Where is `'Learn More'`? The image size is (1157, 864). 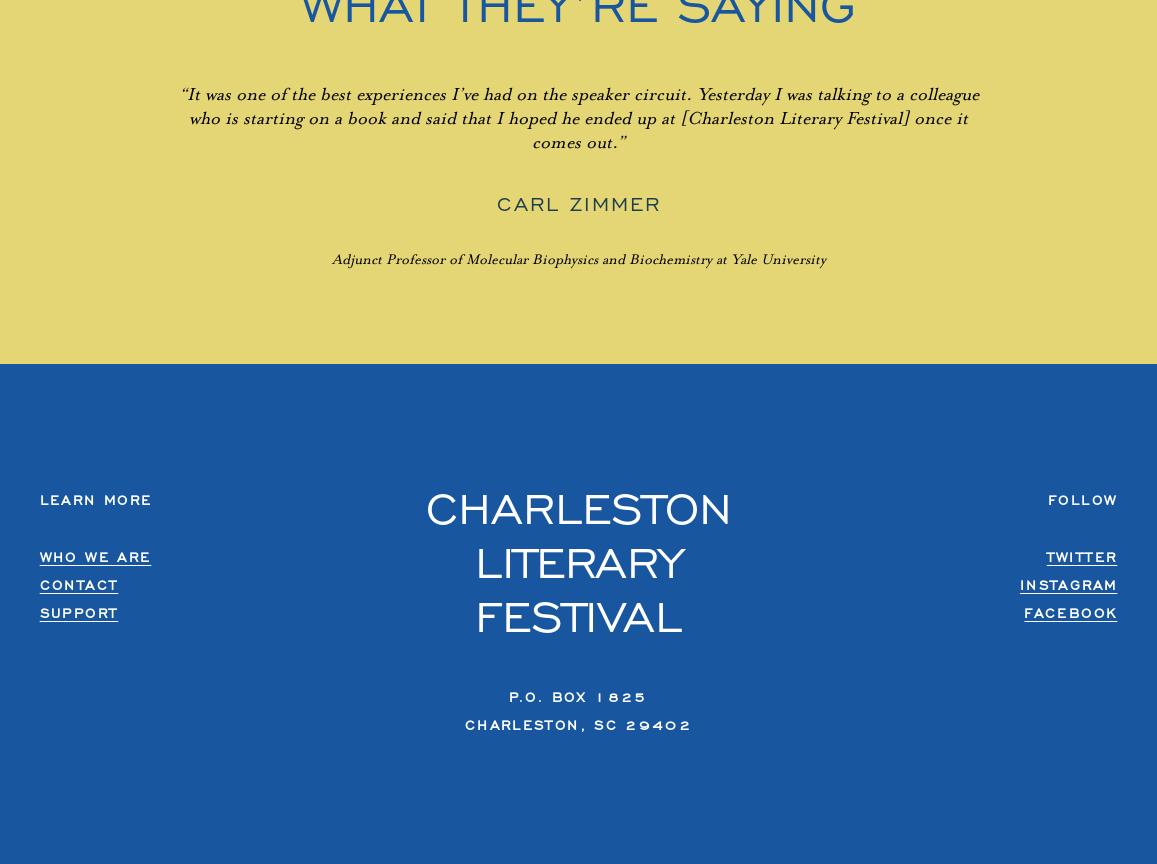
'Learn More' is located at coordinates (95, 499).